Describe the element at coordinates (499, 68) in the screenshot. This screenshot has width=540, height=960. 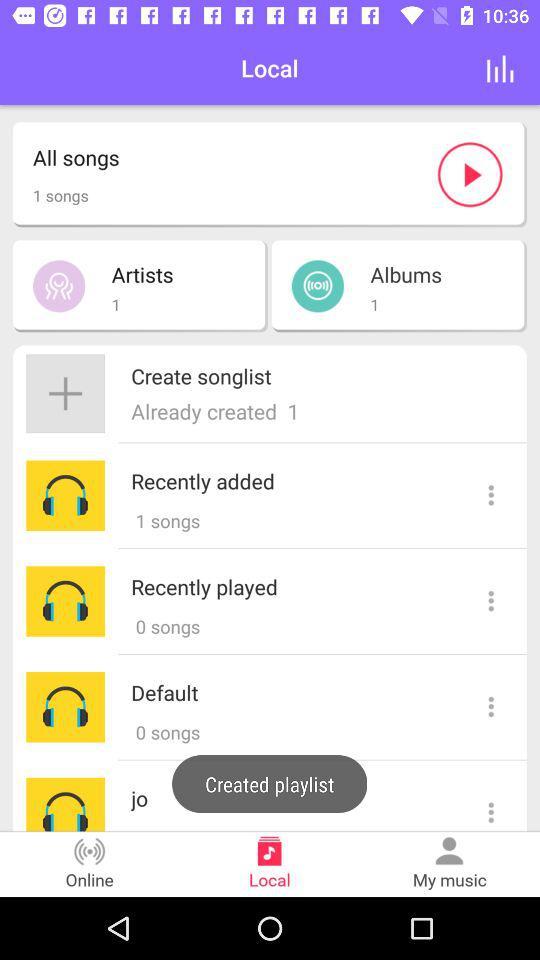
I see `the sliders icon` at that location.